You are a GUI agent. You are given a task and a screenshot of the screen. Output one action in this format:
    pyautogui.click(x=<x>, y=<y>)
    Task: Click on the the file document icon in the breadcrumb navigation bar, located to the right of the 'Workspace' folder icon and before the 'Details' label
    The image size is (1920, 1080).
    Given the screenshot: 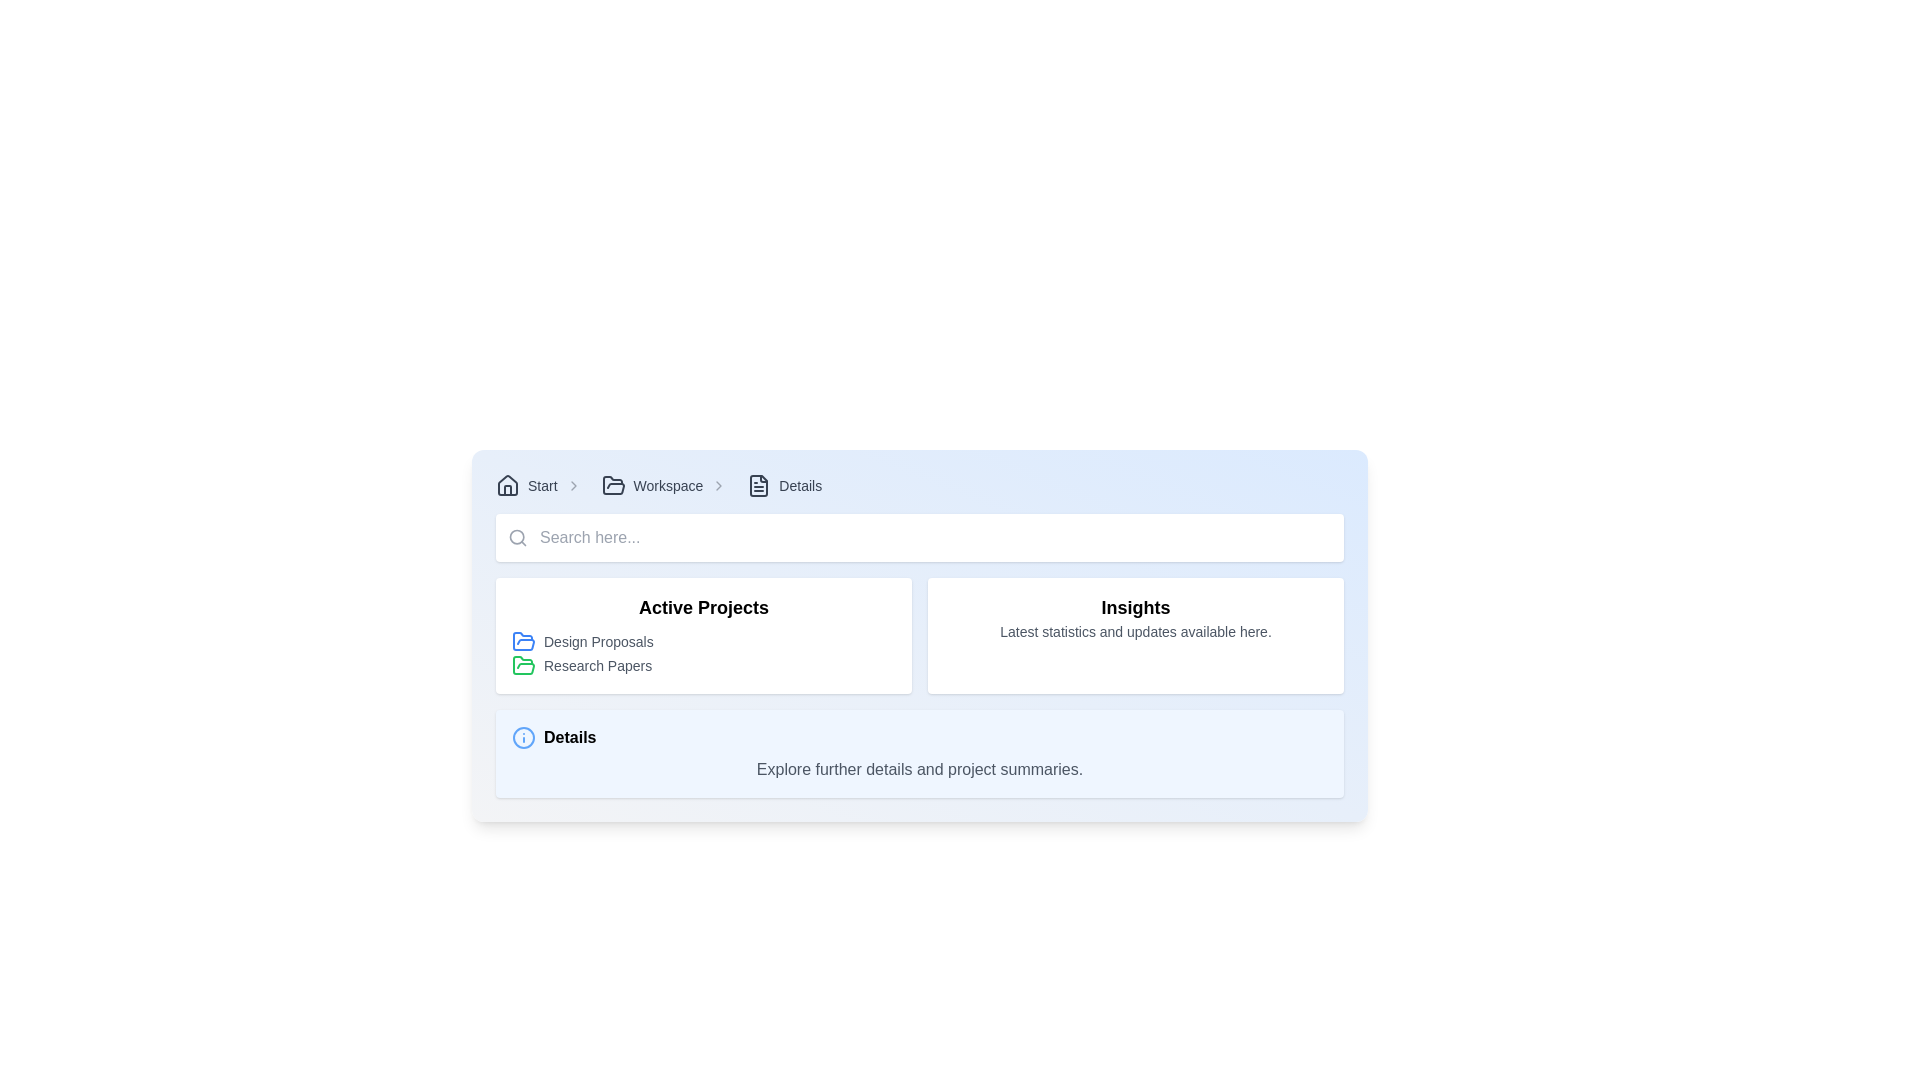 What is the action you would take?
    pyautogui.click(x=758, y=486)
    